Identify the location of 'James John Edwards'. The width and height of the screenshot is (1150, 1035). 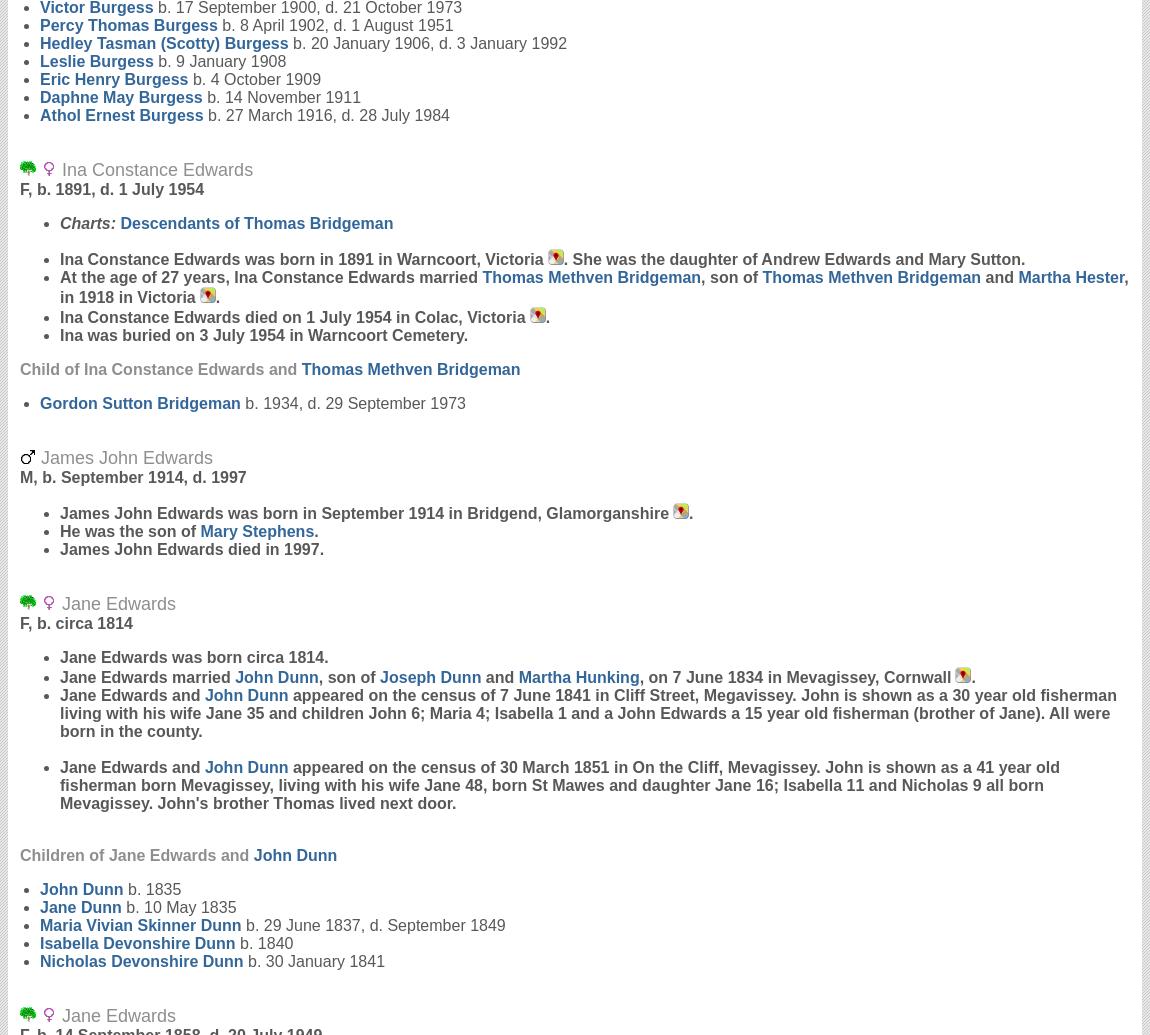
(123, 457).